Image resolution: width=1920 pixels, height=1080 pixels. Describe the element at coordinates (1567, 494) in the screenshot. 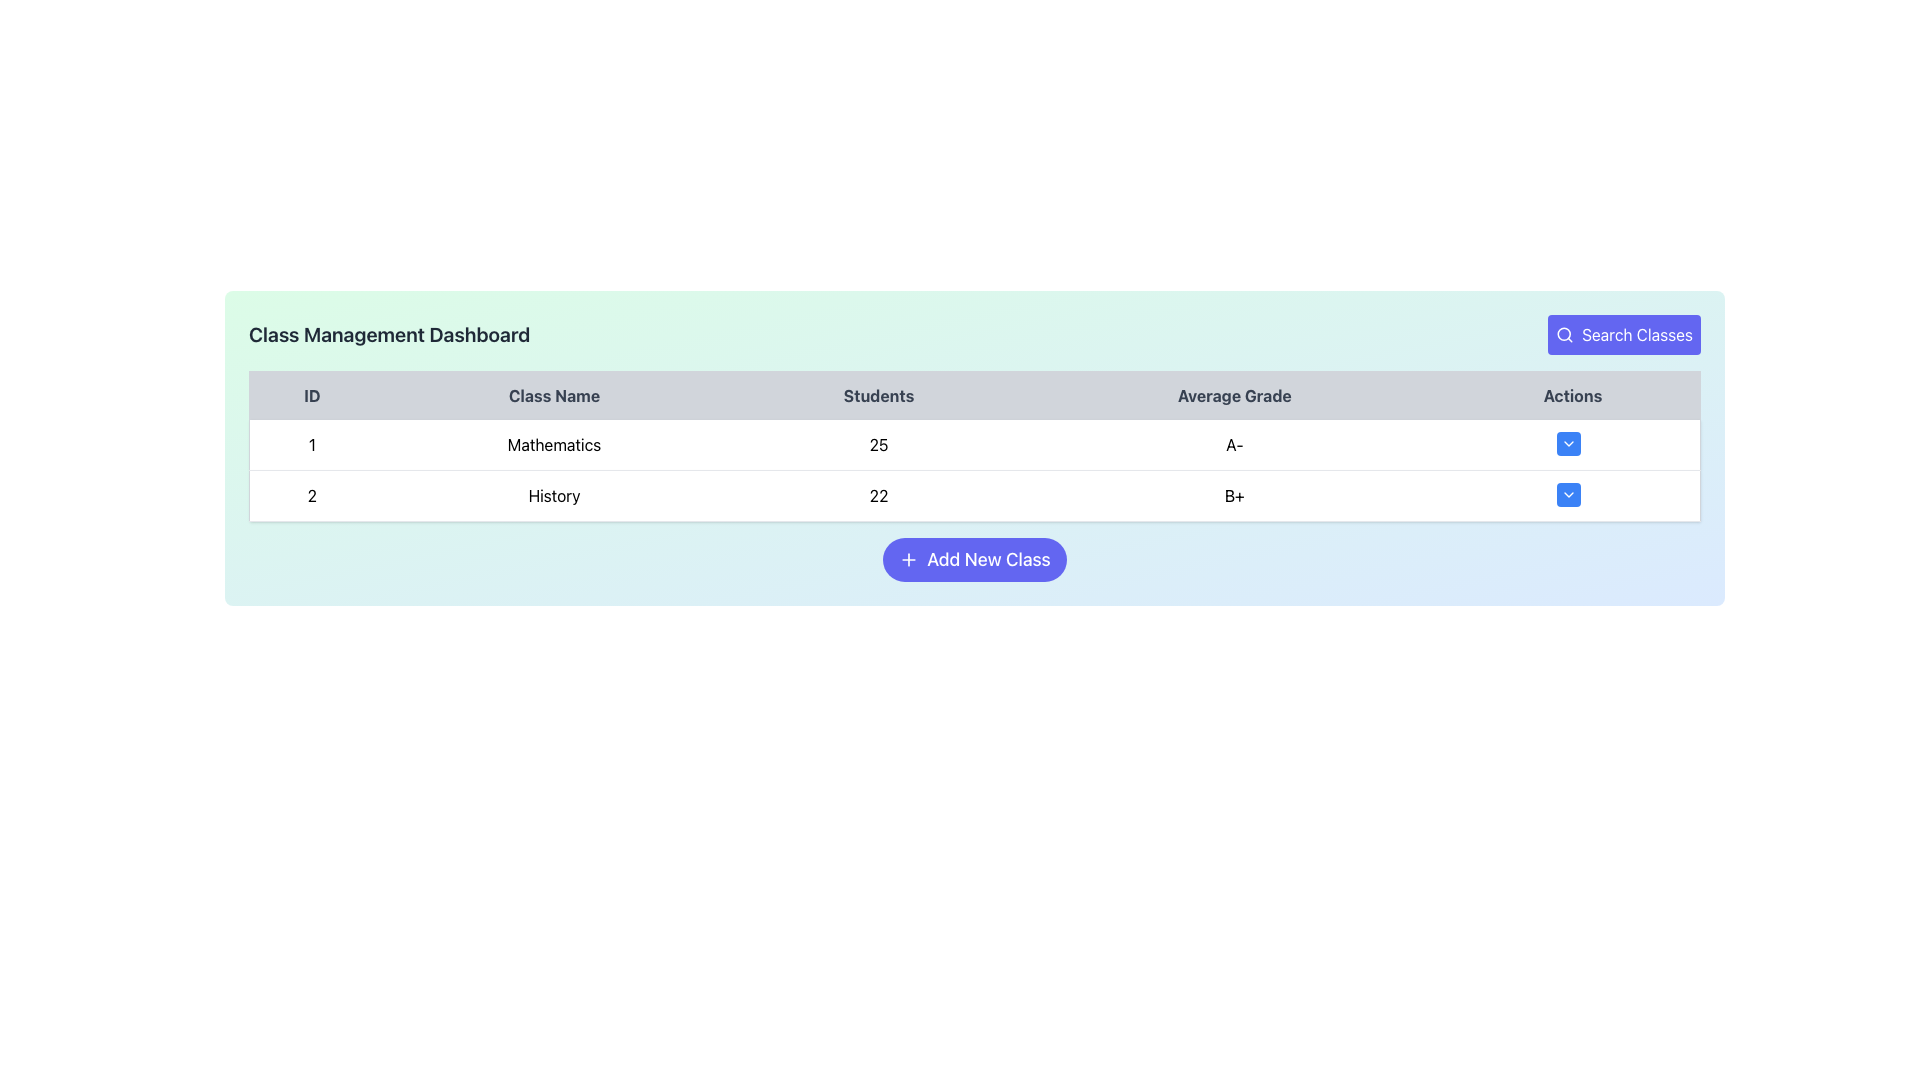

I see `the small blue button with white text and a downward chevron icon located in the 'Actions' column of the second row corresponding to the 'History' class entry` at that location.